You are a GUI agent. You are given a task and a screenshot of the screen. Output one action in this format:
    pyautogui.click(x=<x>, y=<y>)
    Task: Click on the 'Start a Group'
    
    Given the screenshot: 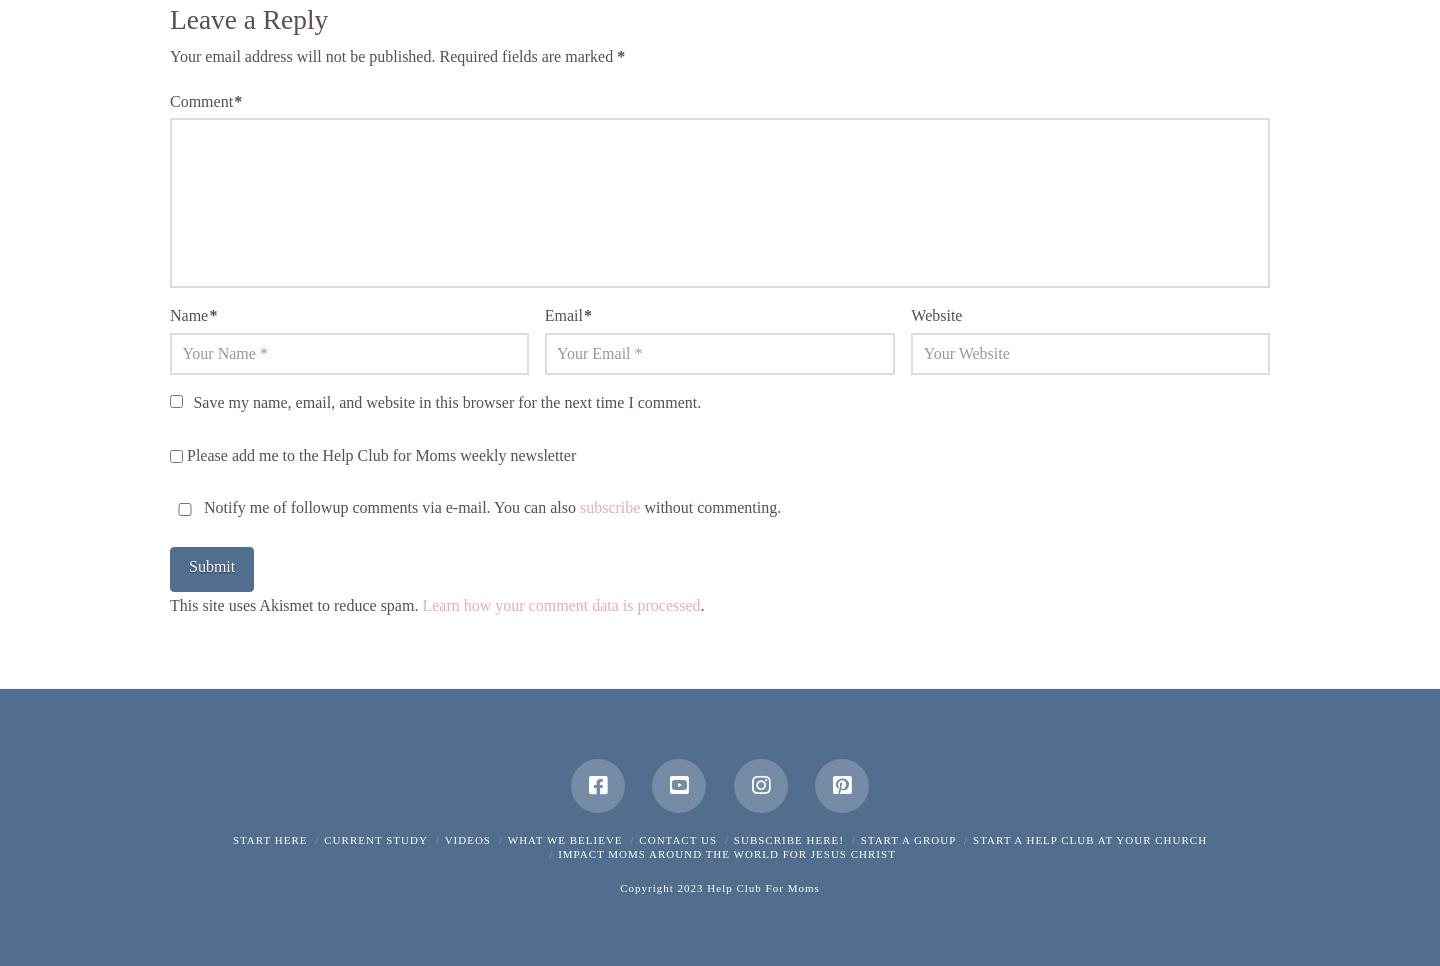 What is the action you would take?
    pyautogui.click(x=908, y=837)
    